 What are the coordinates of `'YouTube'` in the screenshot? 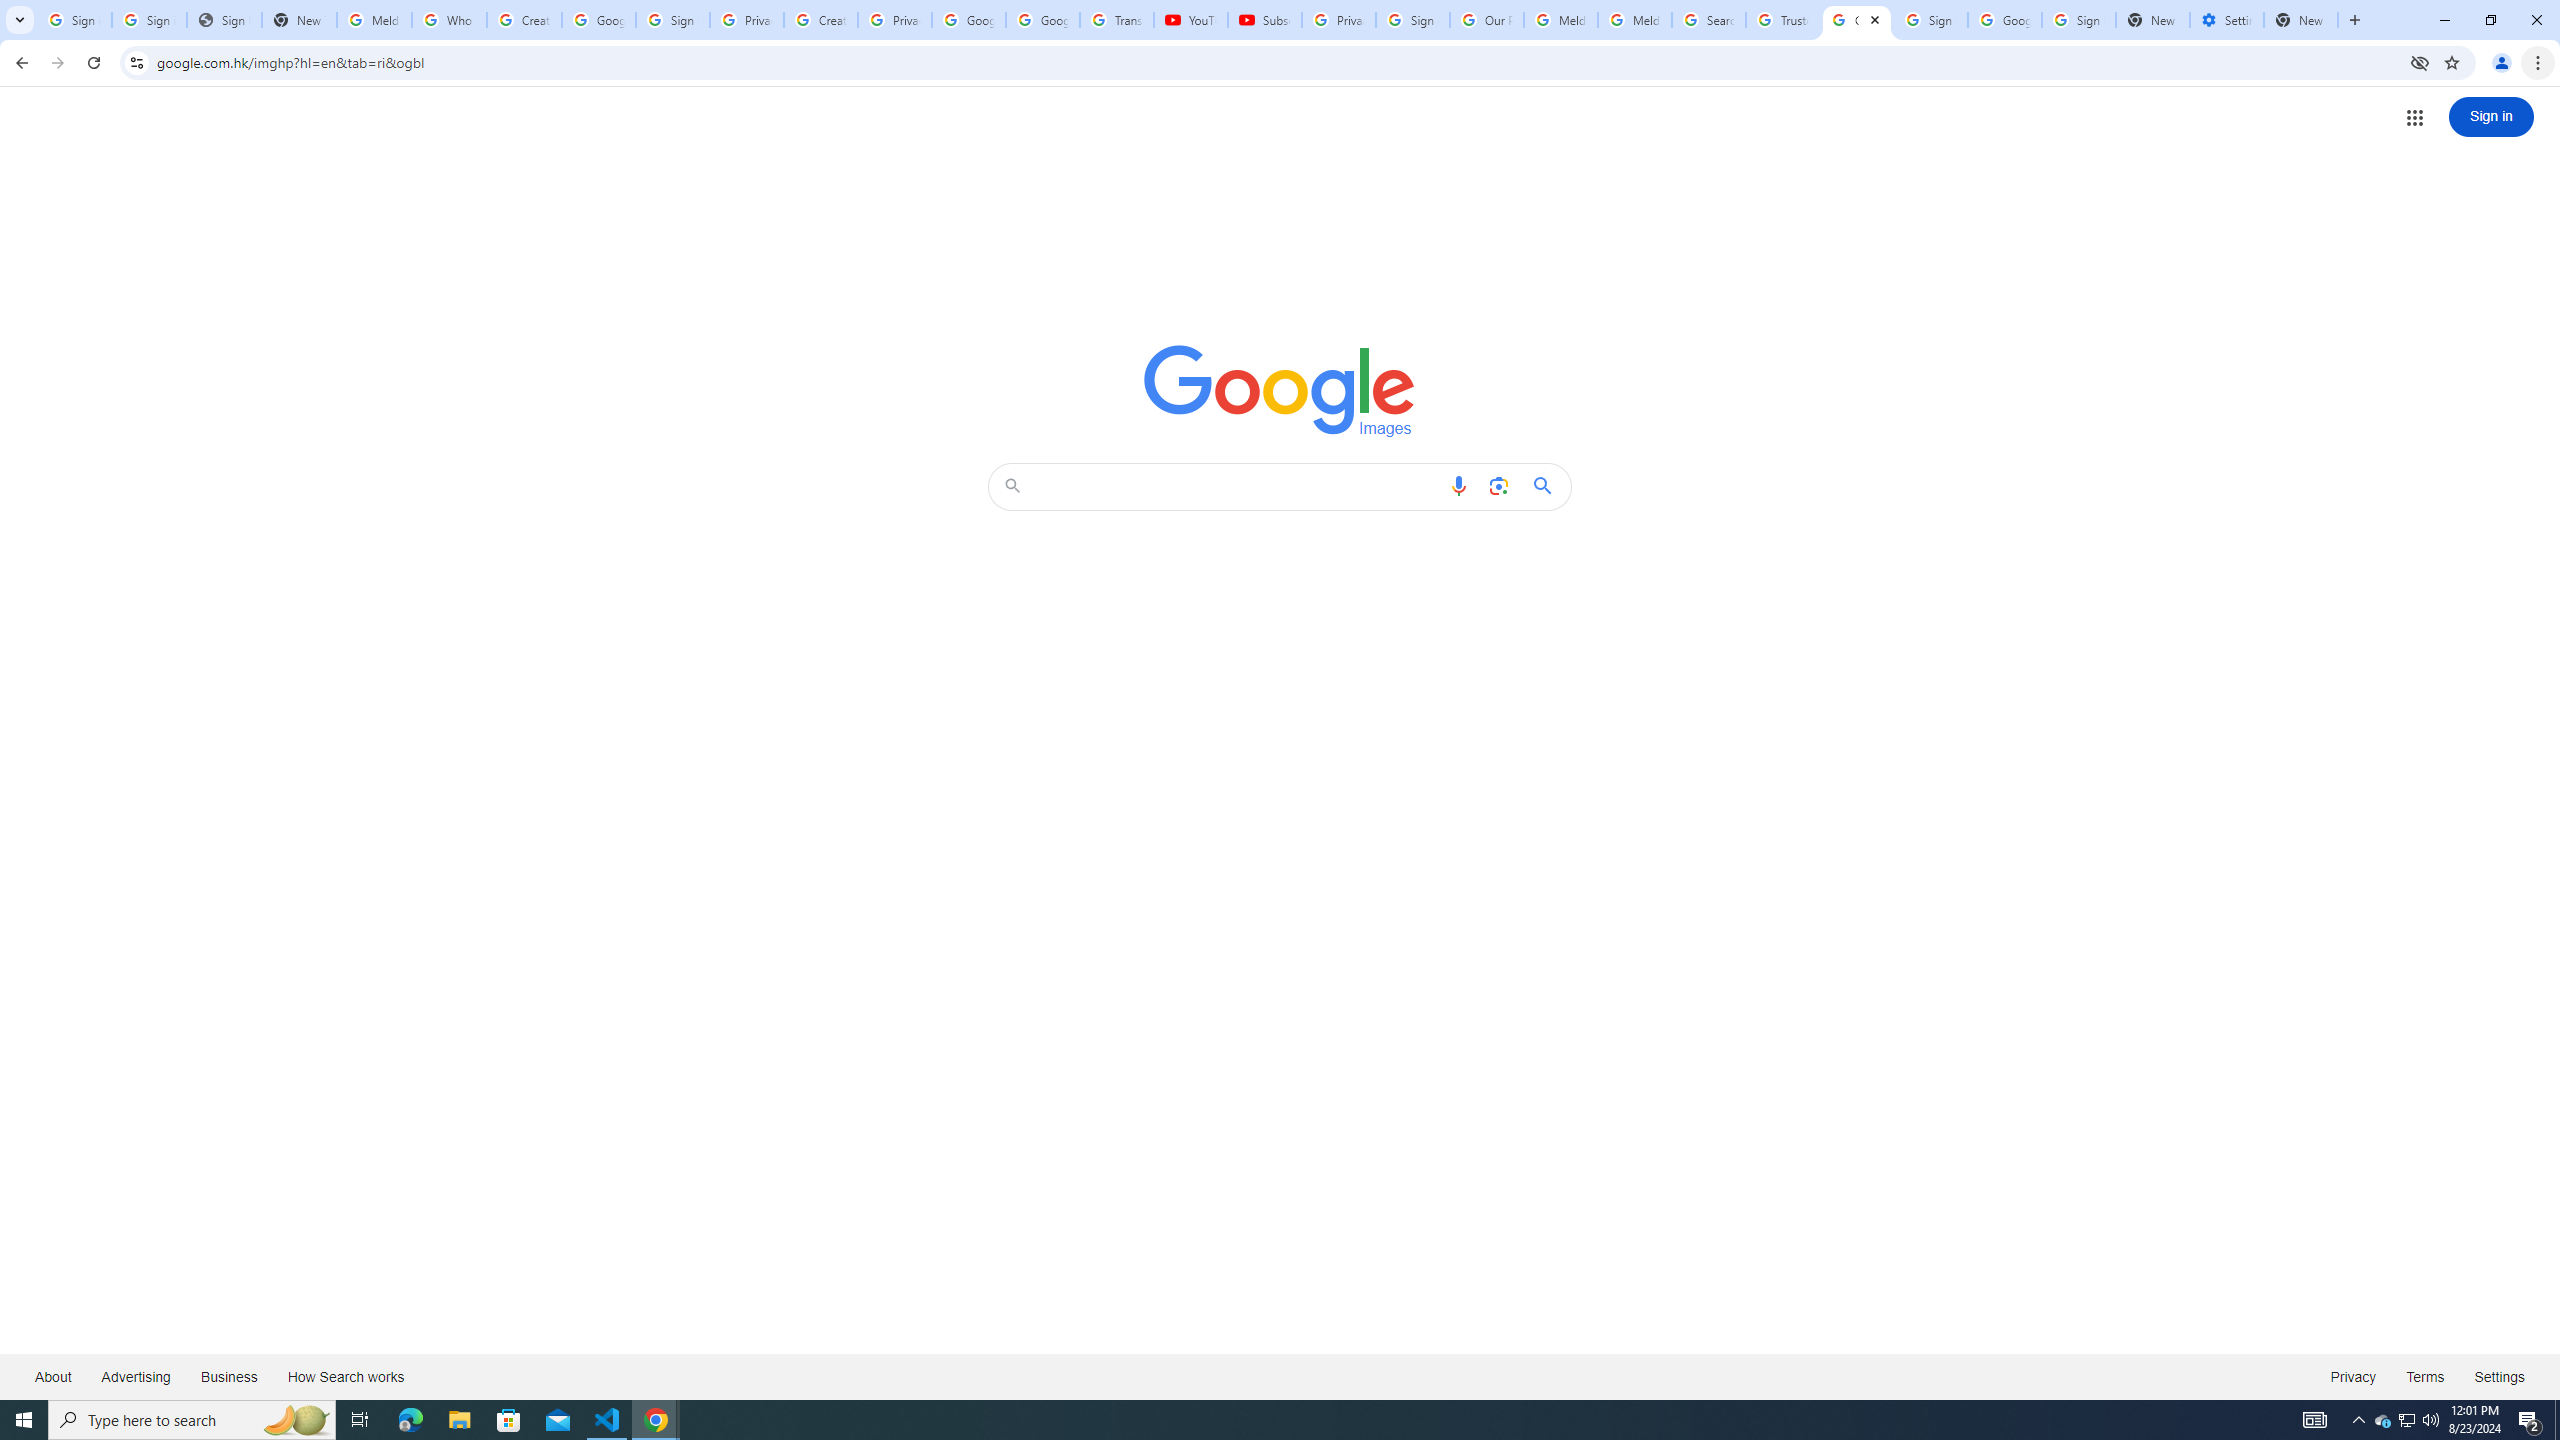 It's located at (1190, 19).